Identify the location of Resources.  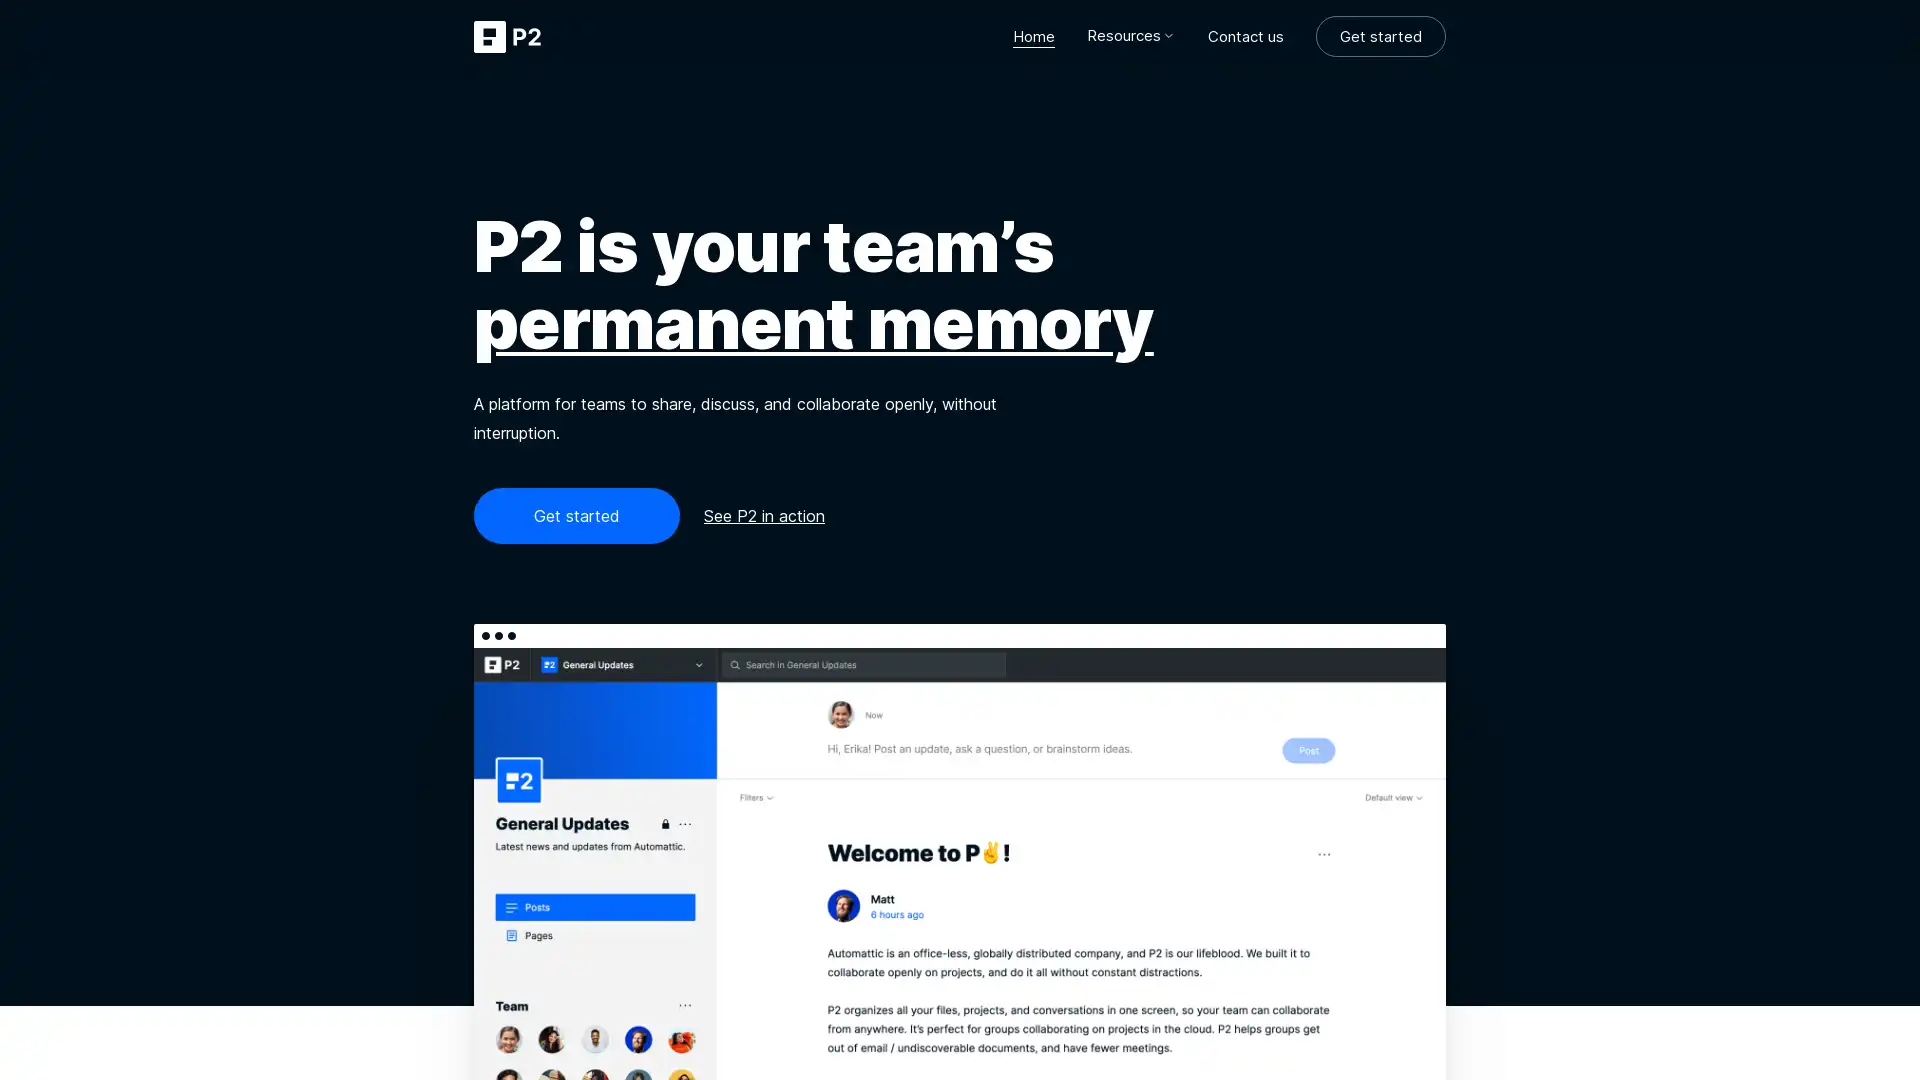
(1131, 35).